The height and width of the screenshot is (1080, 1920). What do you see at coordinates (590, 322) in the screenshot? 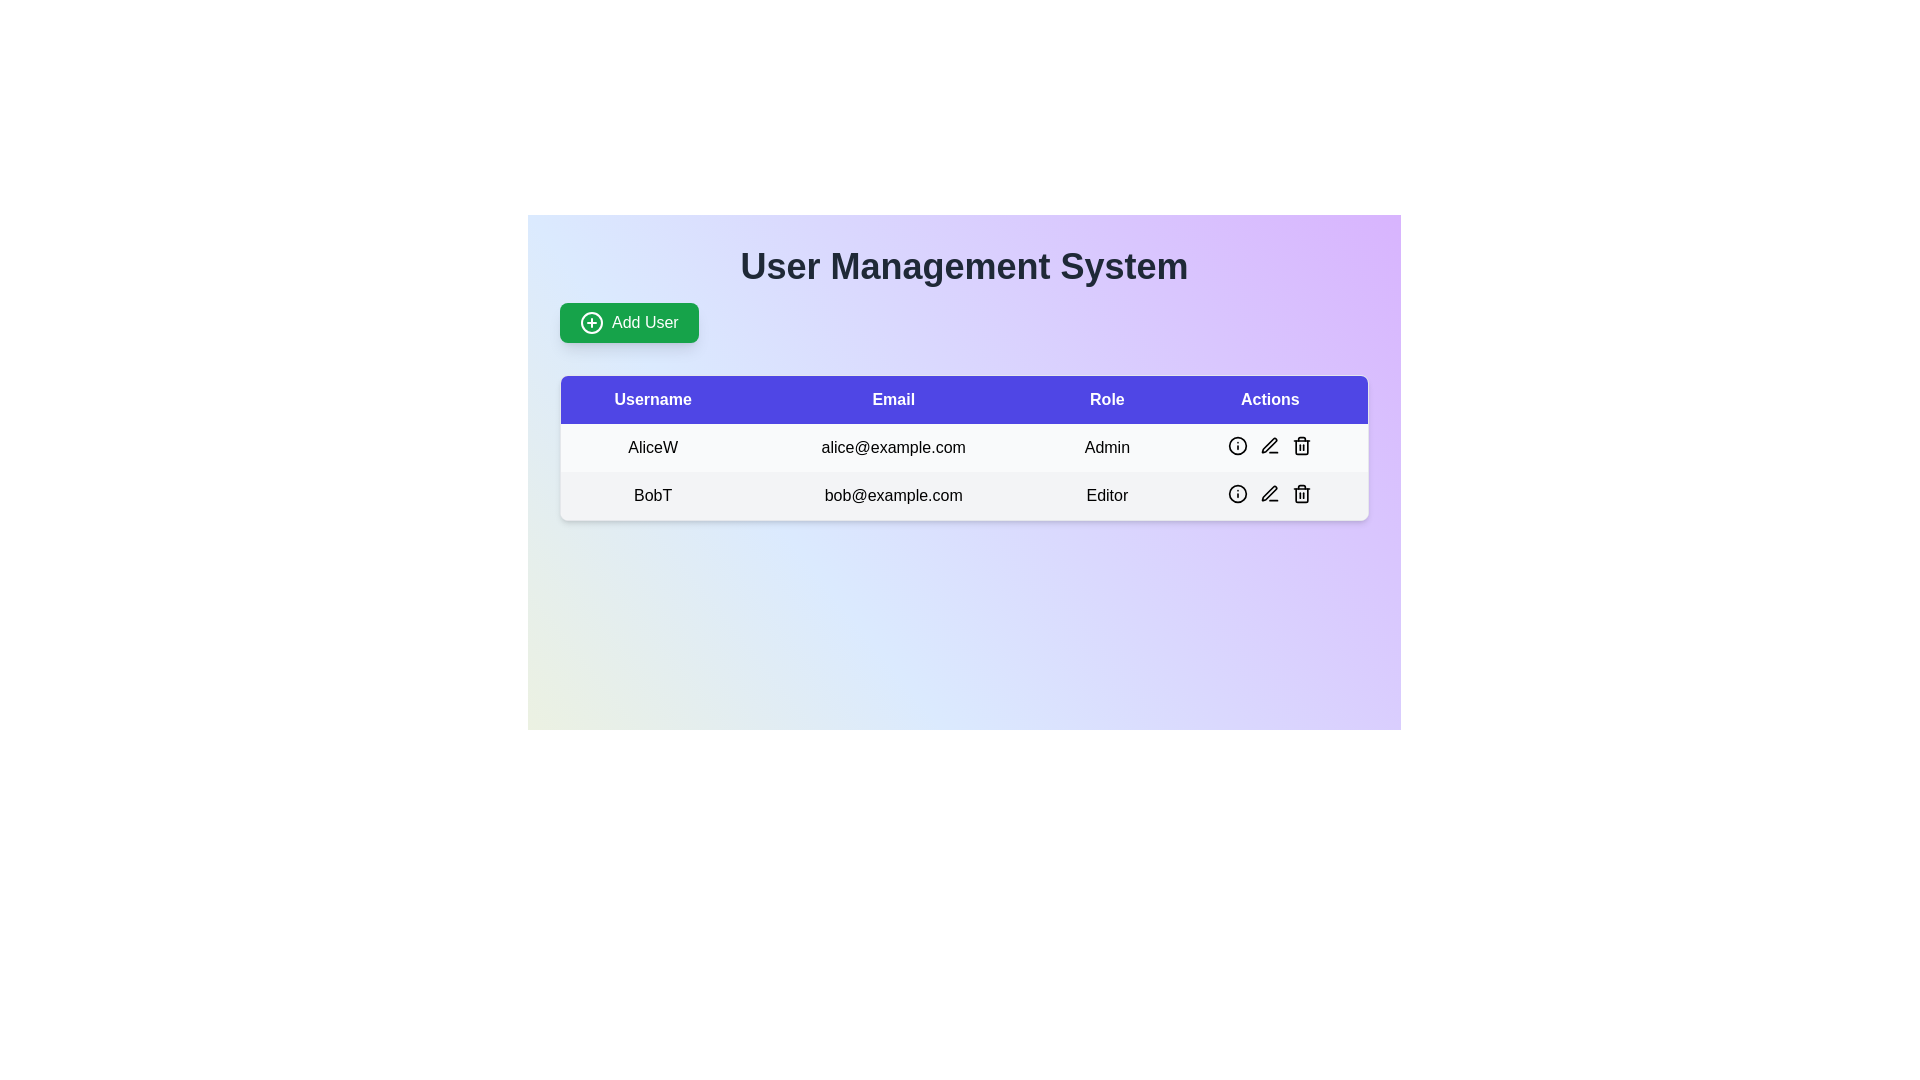
I see `the SVG icon representing a circle with a plus sign inside it` at bounding box center [590, 322].